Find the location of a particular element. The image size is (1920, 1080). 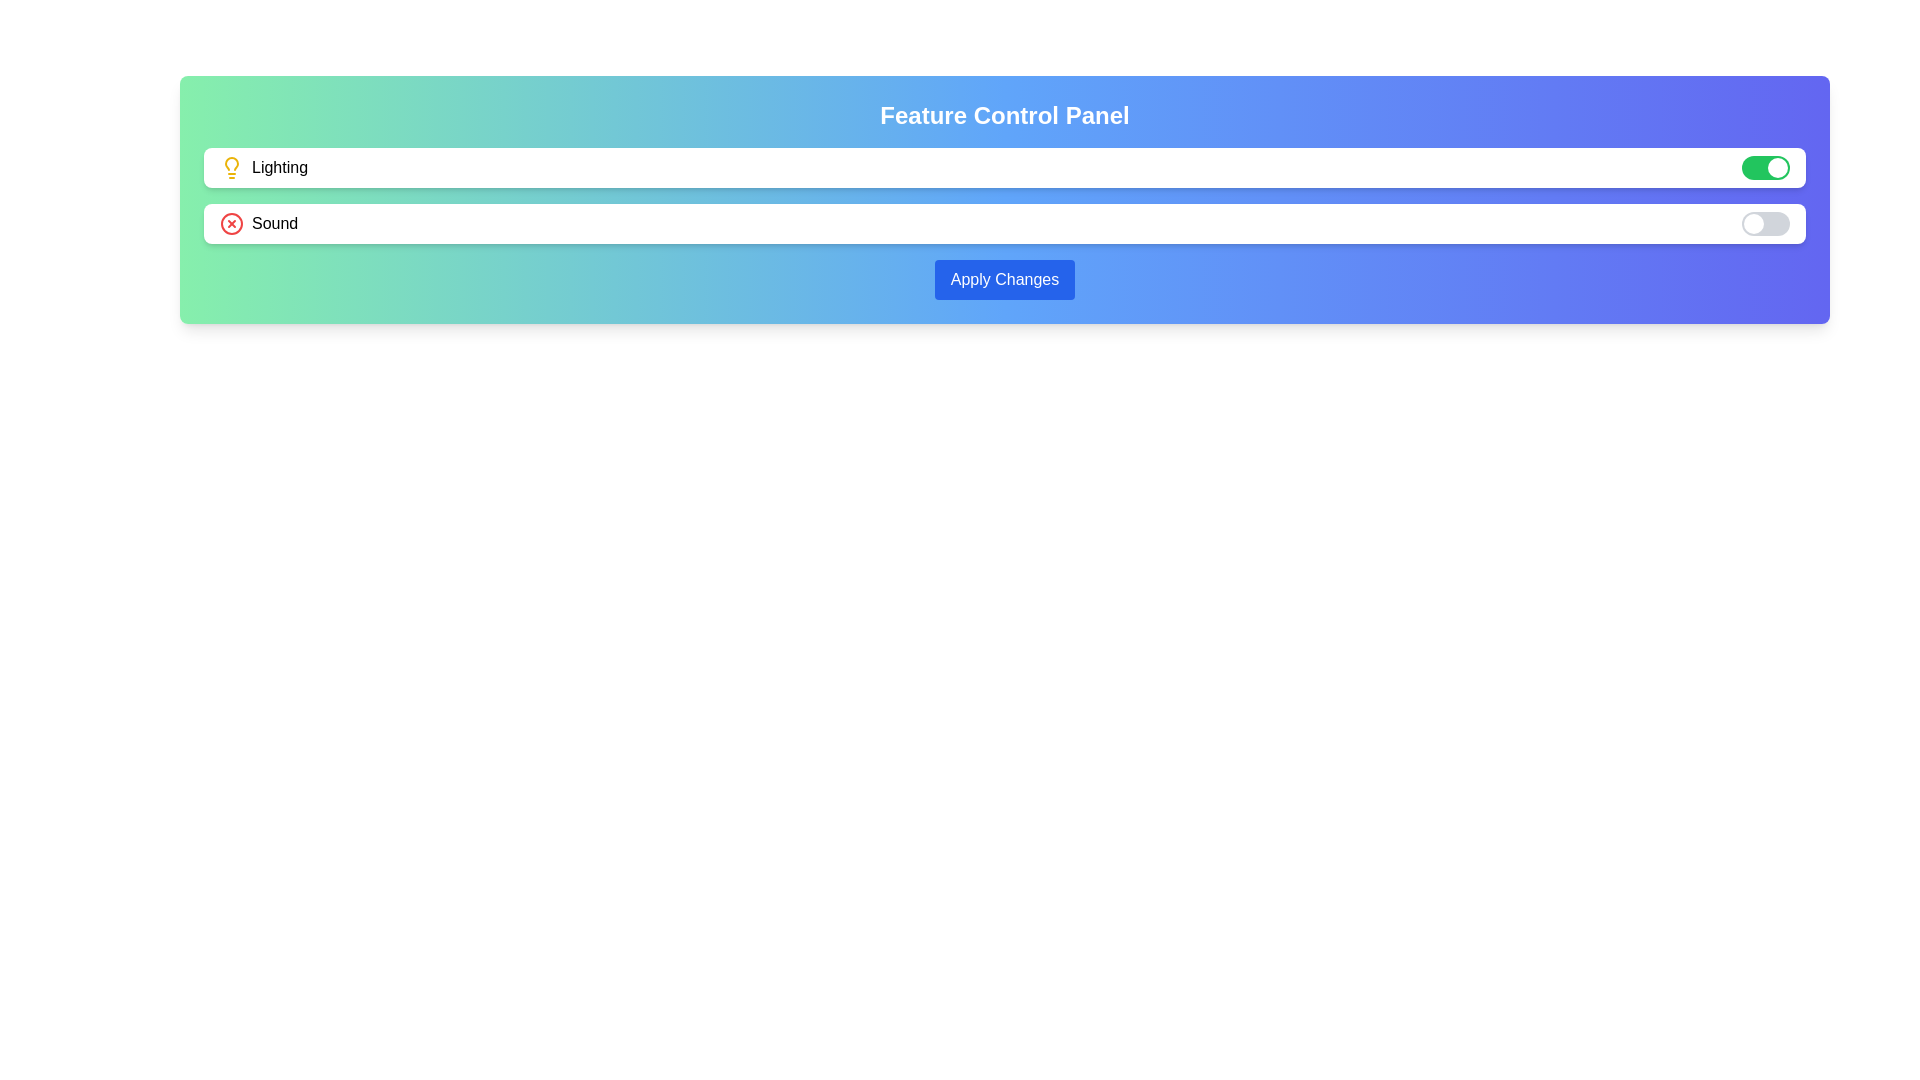

the part of the SVG graphical icon associated with the 'Sound' control toggle, which is located in the second row of the control panel next to the text 'Sound' is located at coordinates (231, 223).